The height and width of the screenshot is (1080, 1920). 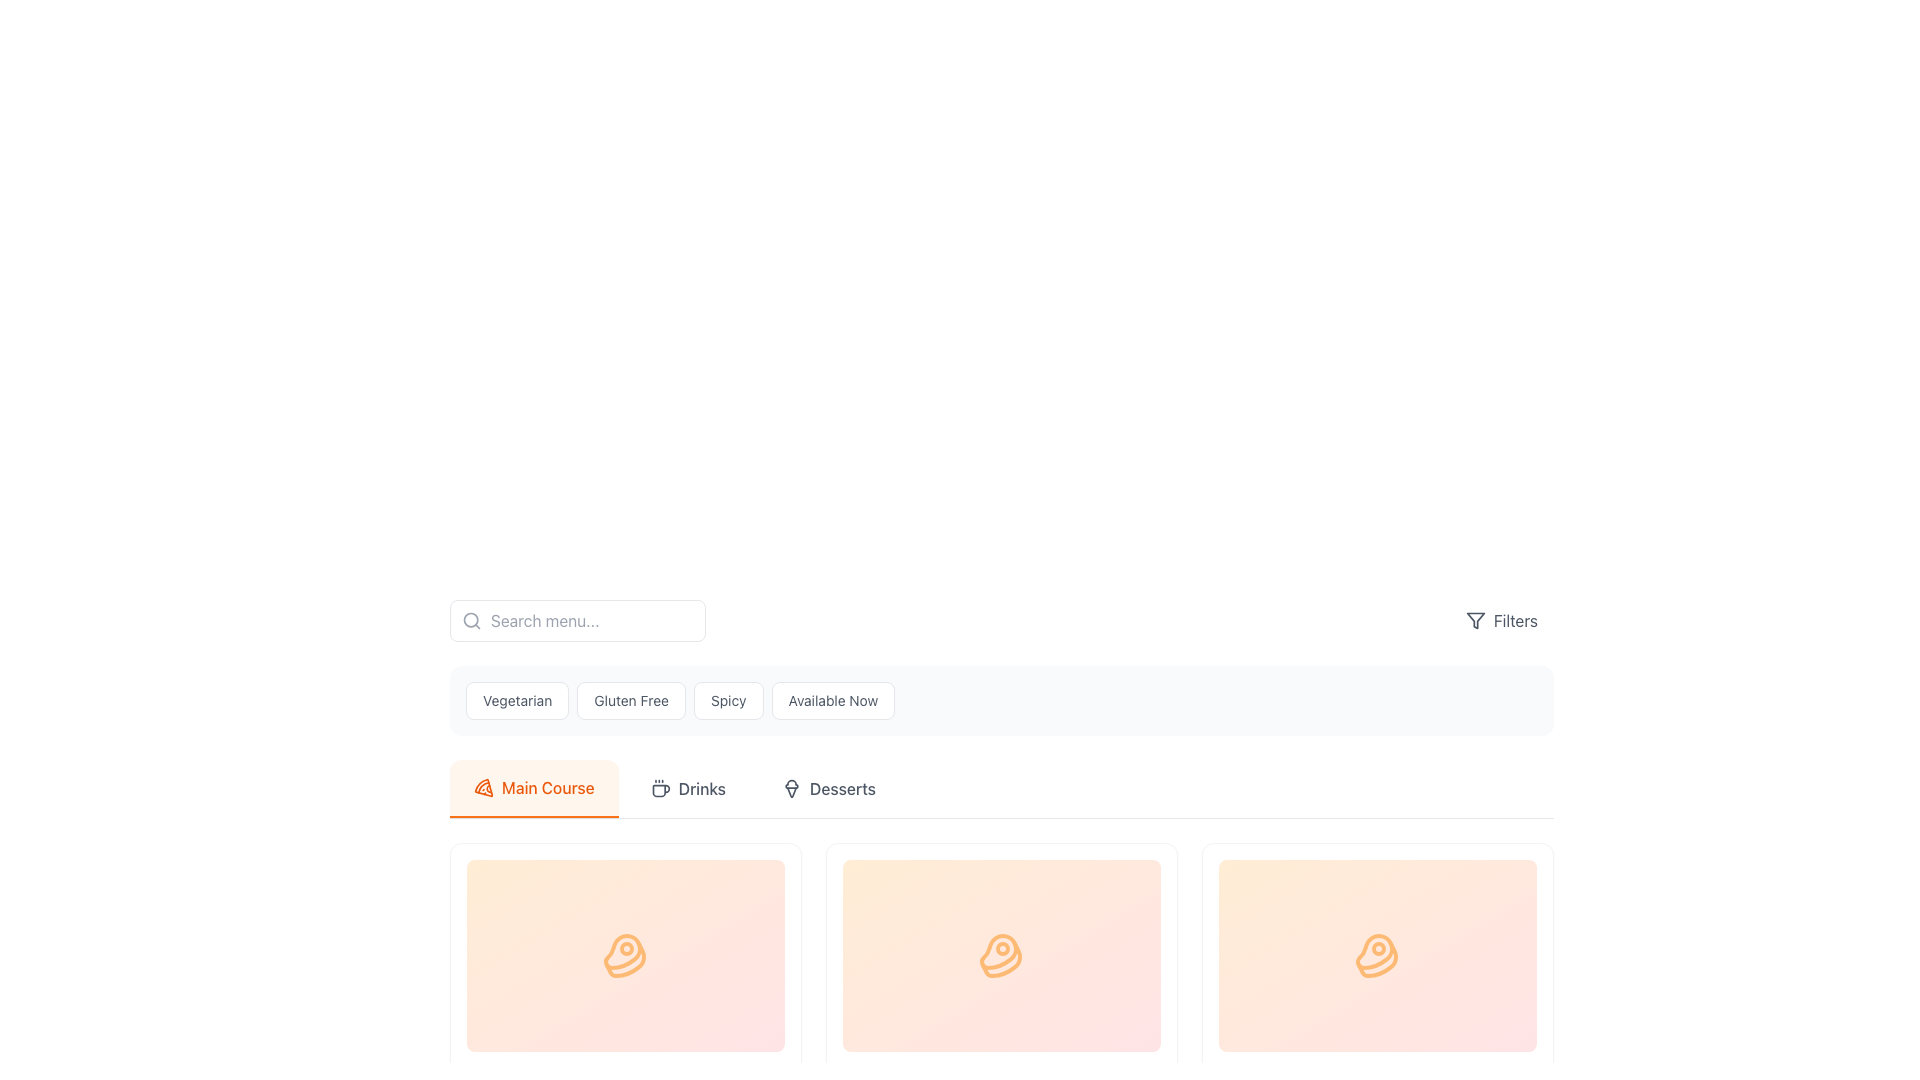 What do you see at coordinates (484, 786) in the screenshot?
I see `the pizza slice icon in the SVG graphic` at bounding box center [484, 786].